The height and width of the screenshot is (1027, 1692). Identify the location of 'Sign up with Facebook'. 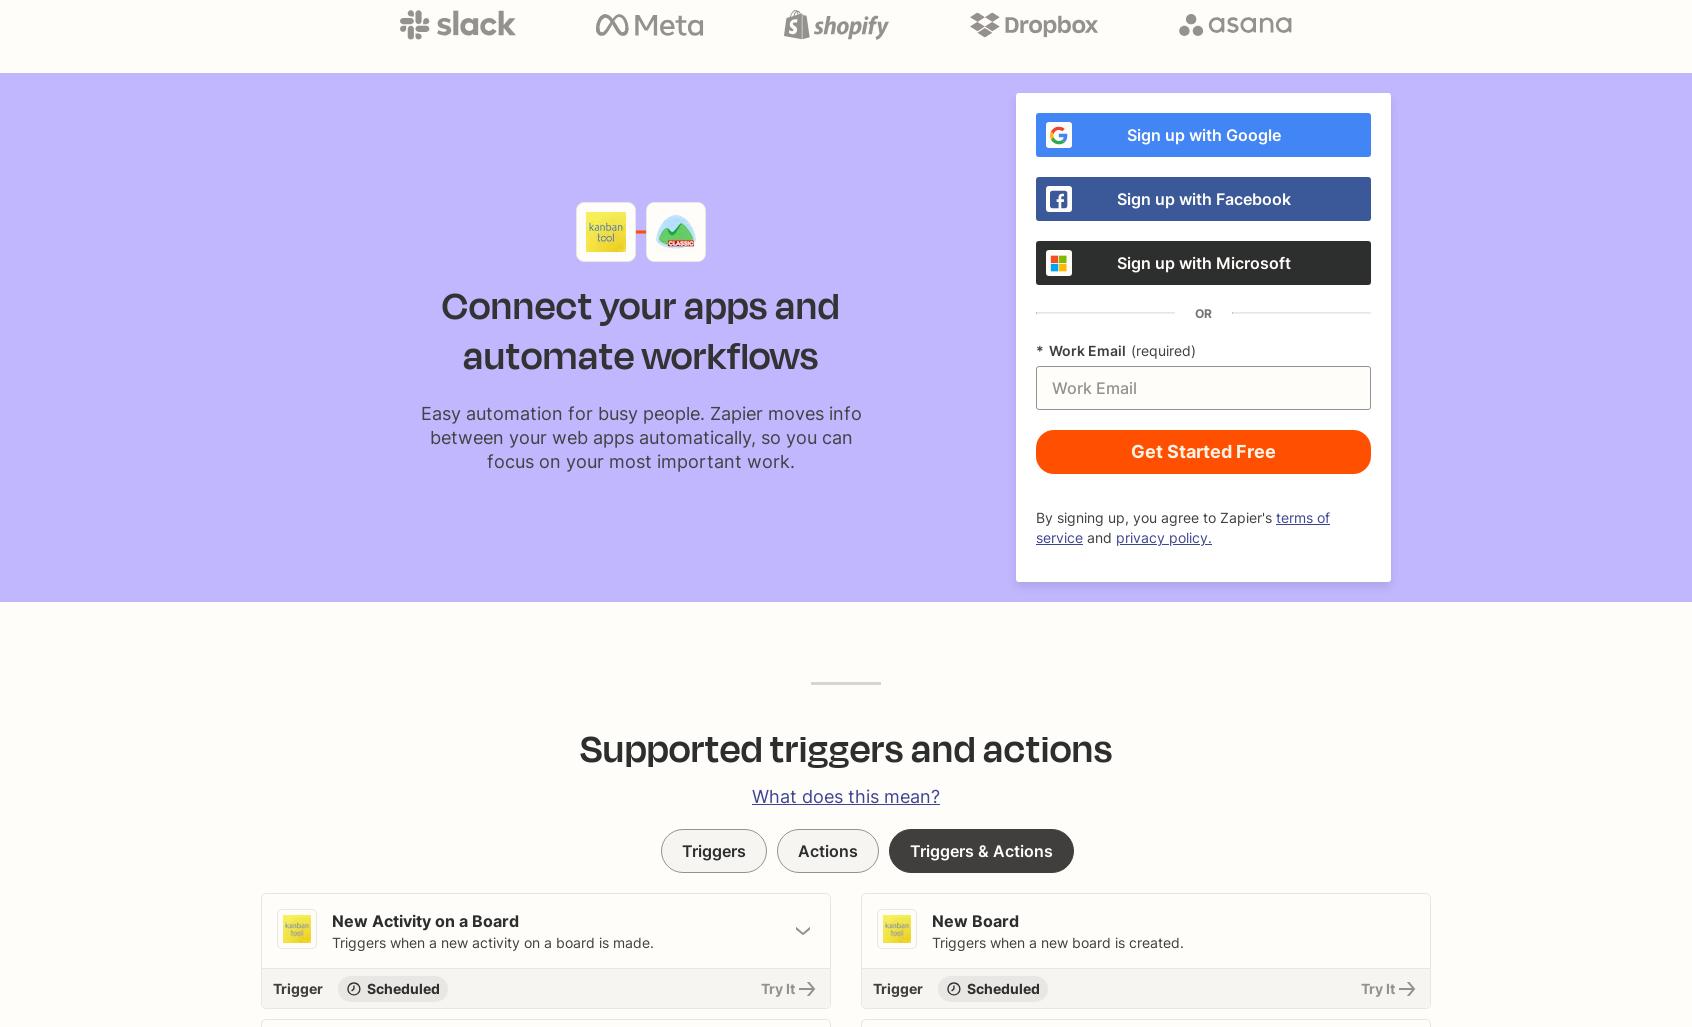
(1116, 198).